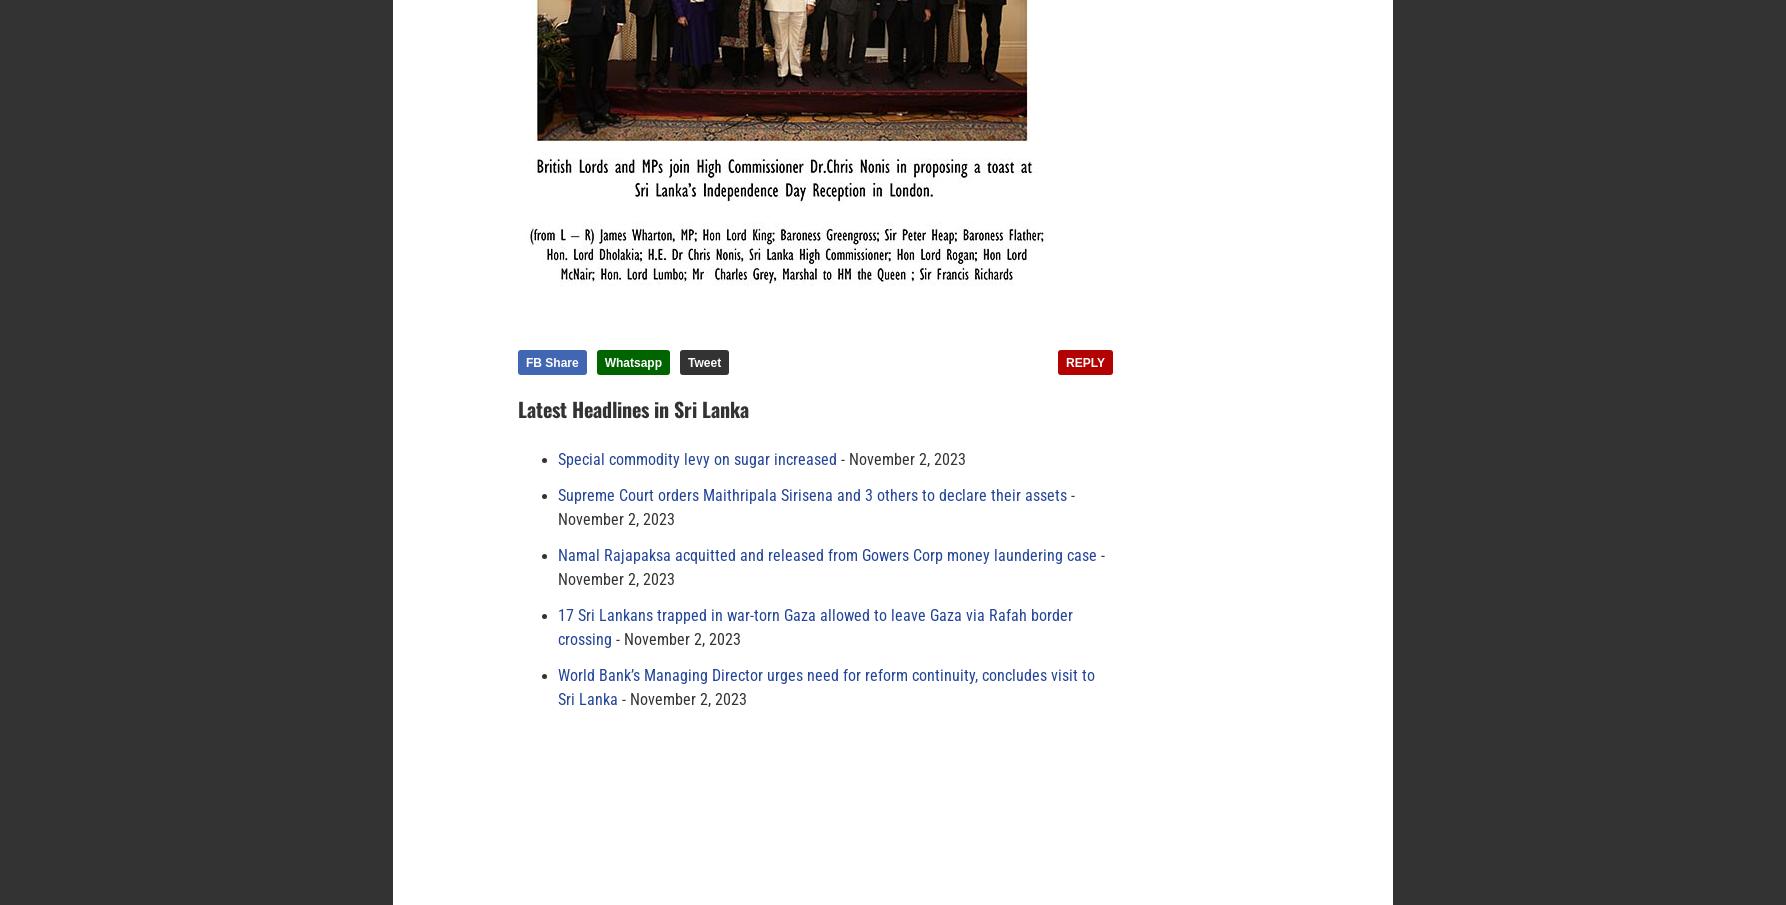 The width and height of the screenshot is (1786, 905). What do you see at coordinates (687, 362) in the screenshot?
I see `'Tweet'` at bounding box center [687, 362].